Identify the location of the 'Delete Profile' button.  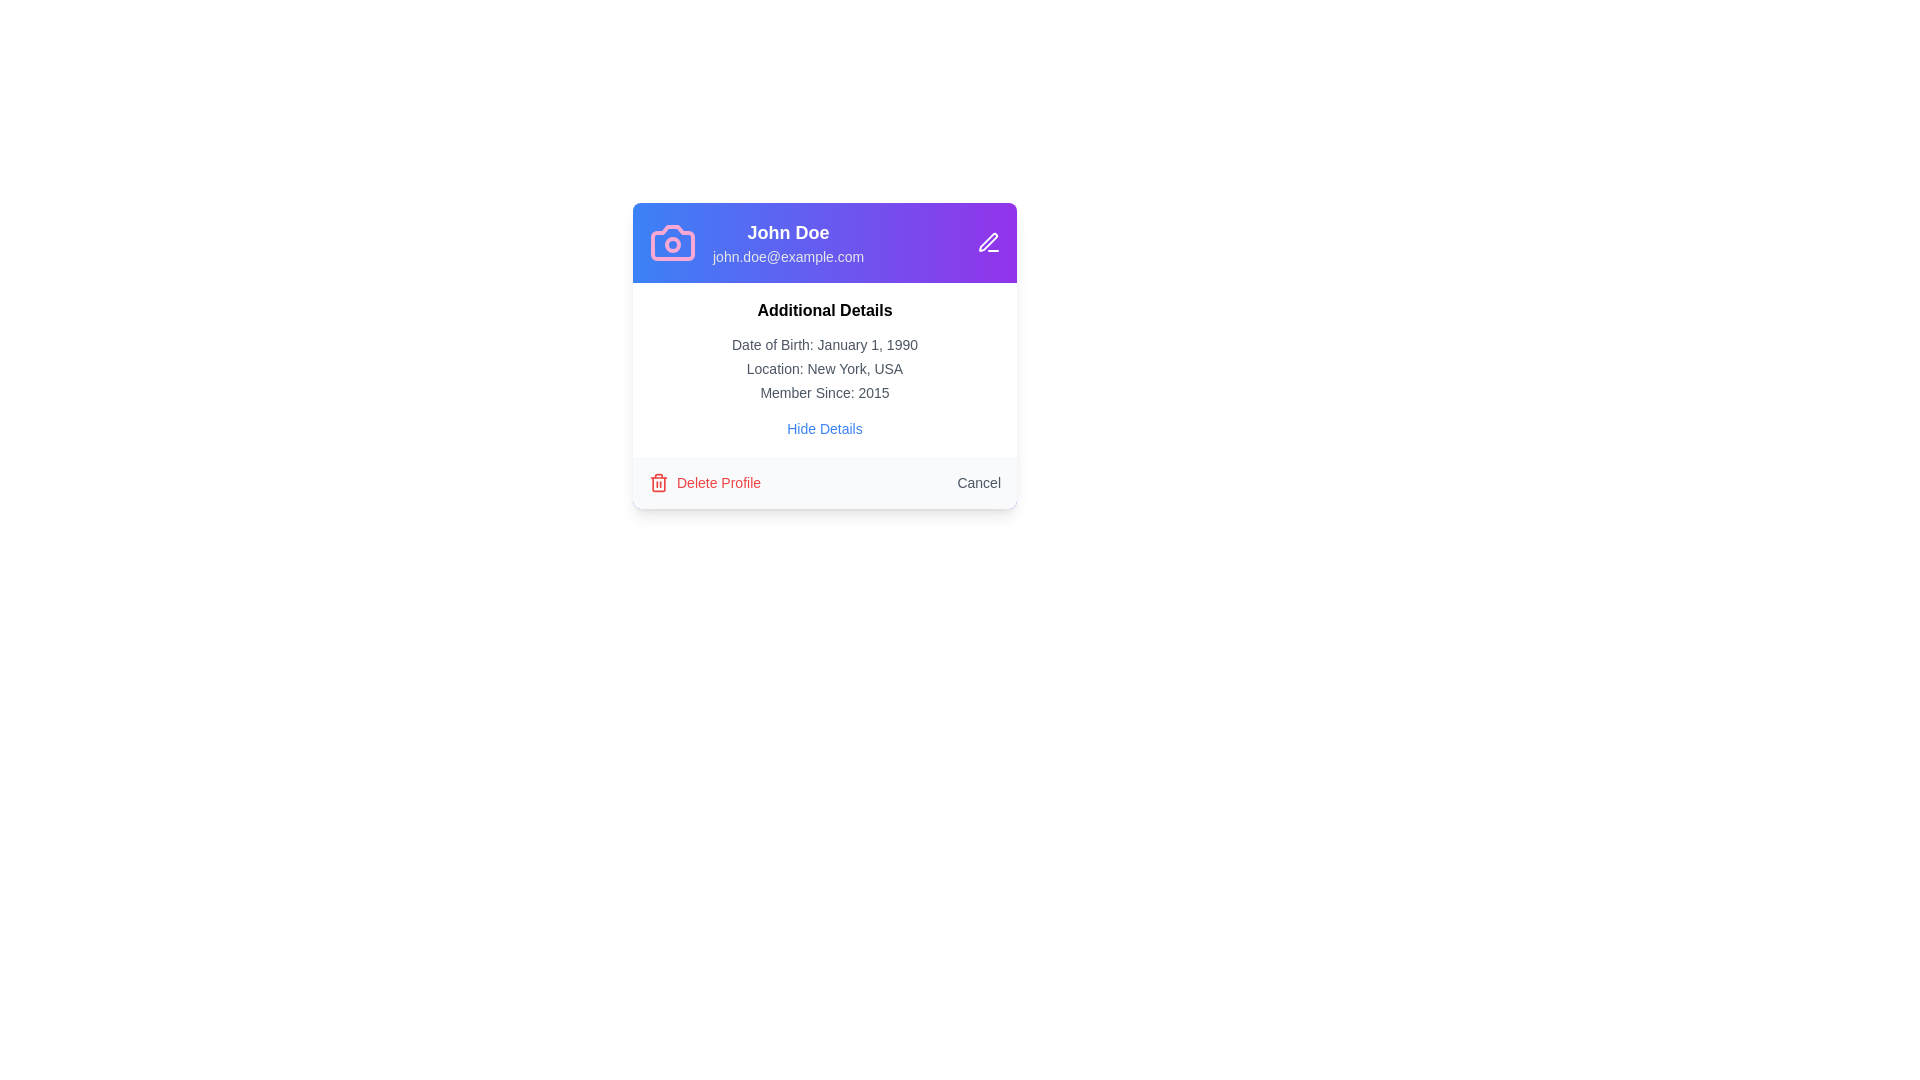
(705, 482).